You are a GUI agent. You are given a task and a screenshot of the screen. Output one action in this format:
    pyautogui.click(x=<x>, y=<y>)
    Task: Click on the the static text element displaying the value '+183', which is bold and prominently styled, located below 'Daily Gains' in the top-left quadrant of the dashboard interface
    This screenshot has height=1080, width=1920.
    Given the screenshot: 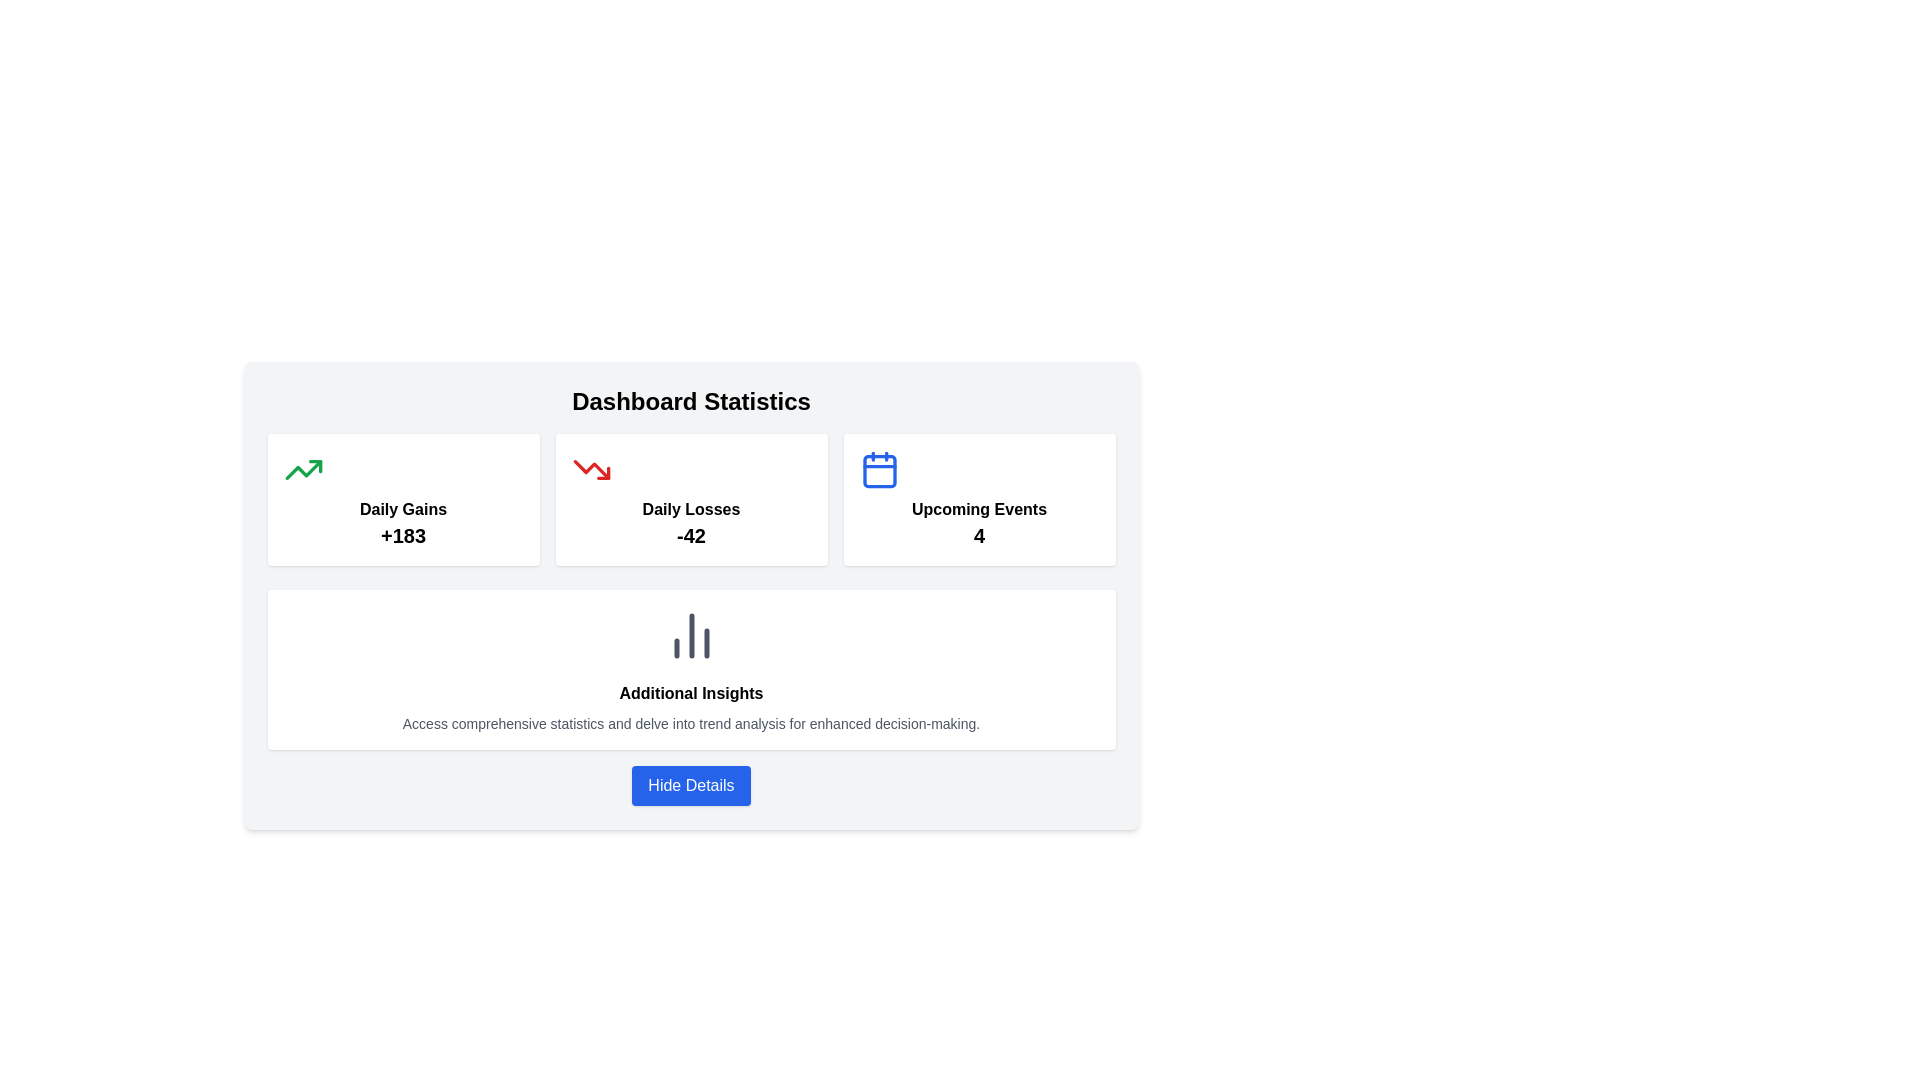 What is the action you would take?
    pyautogui.click(x=402, y=535)
    